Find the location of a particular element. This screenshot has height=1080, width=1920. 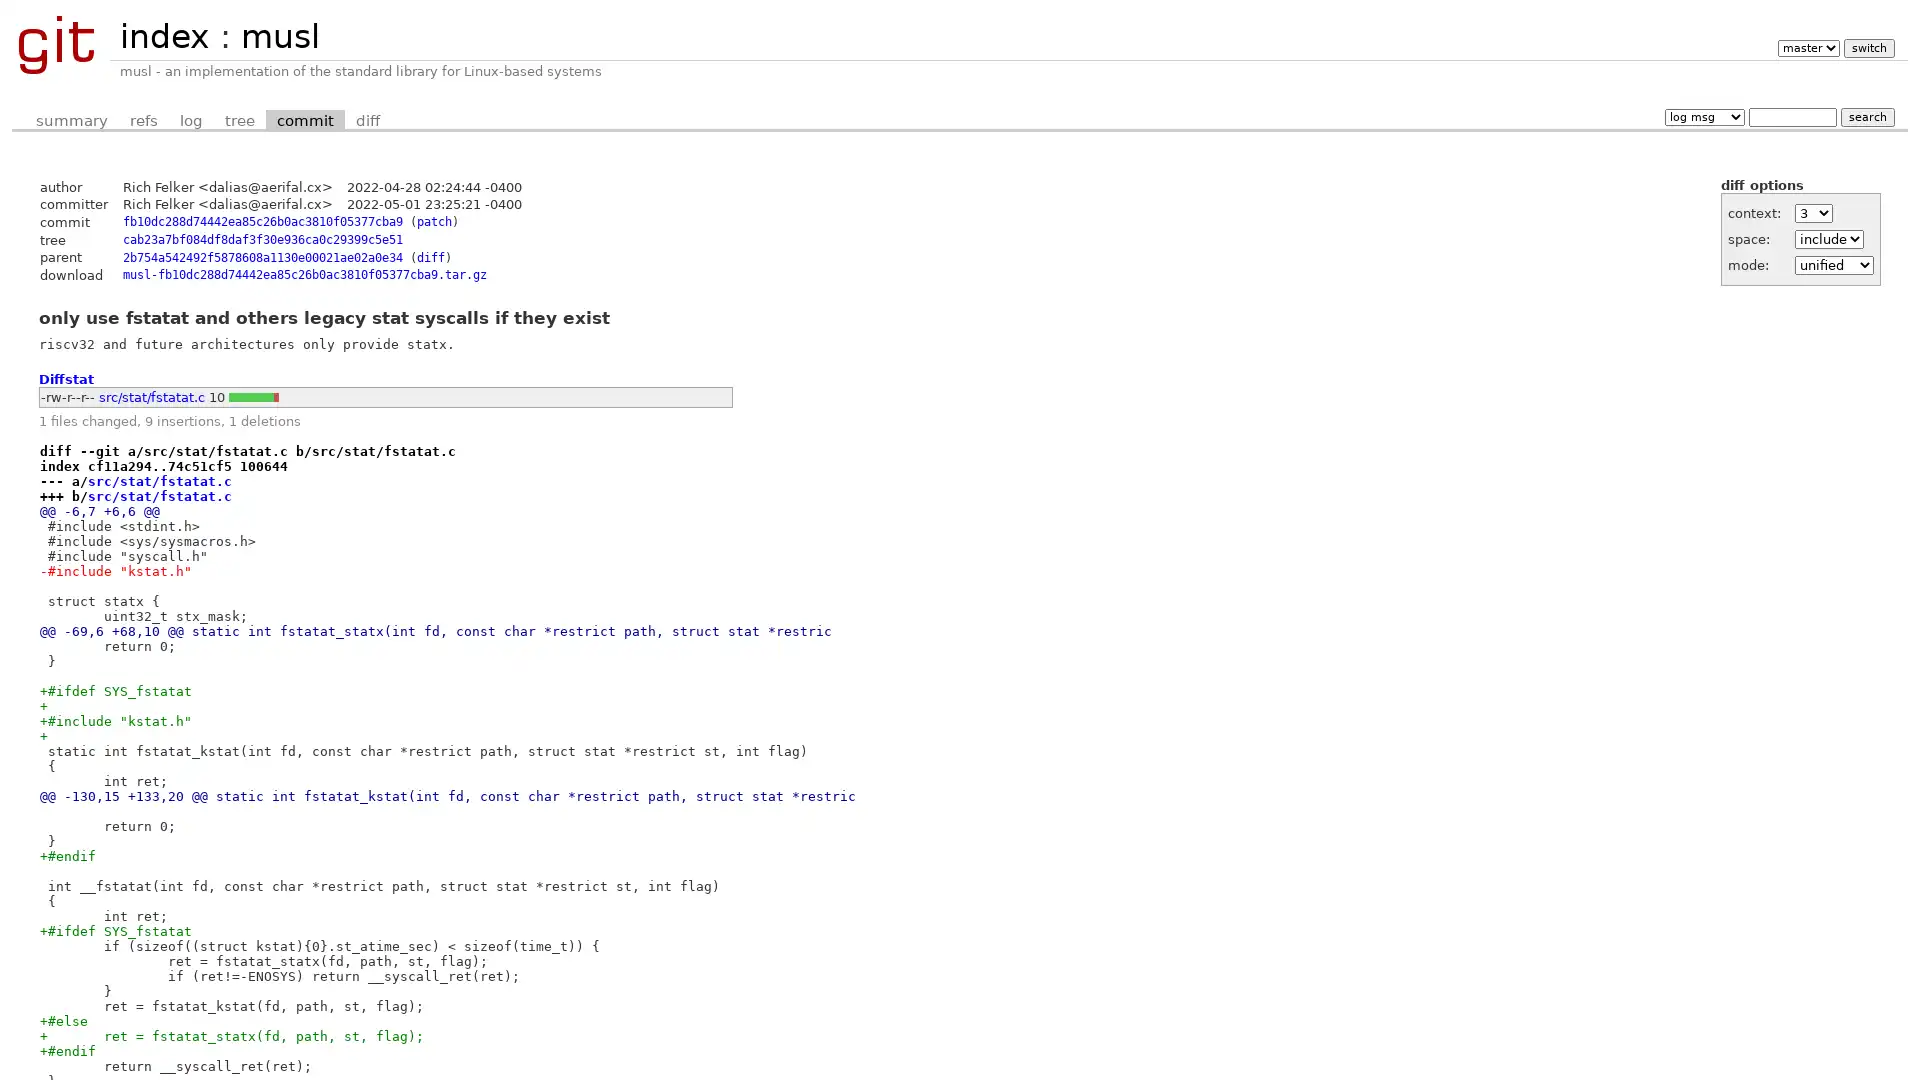

search is located at coordinates (1866, 116).